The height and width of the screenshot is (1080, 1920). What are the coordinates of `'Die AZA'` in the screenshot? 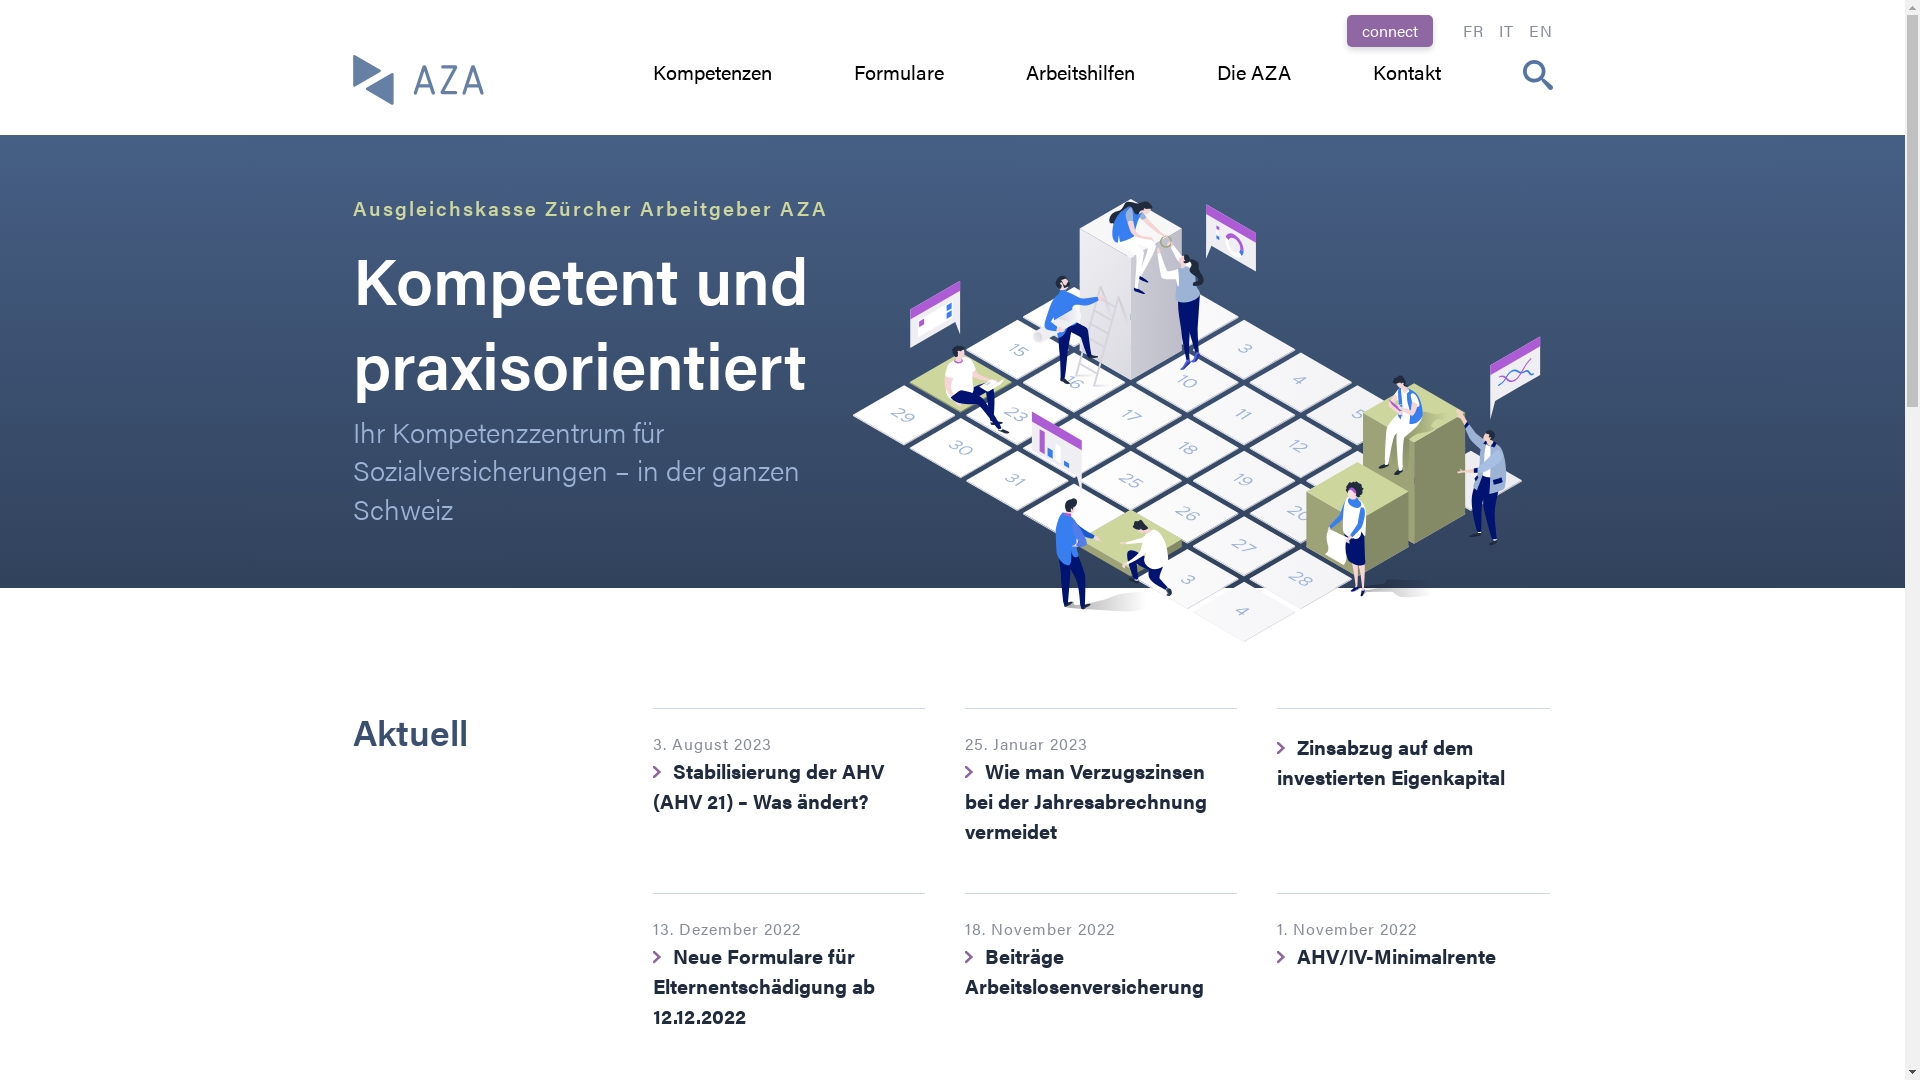 It's located at (1251, 71).